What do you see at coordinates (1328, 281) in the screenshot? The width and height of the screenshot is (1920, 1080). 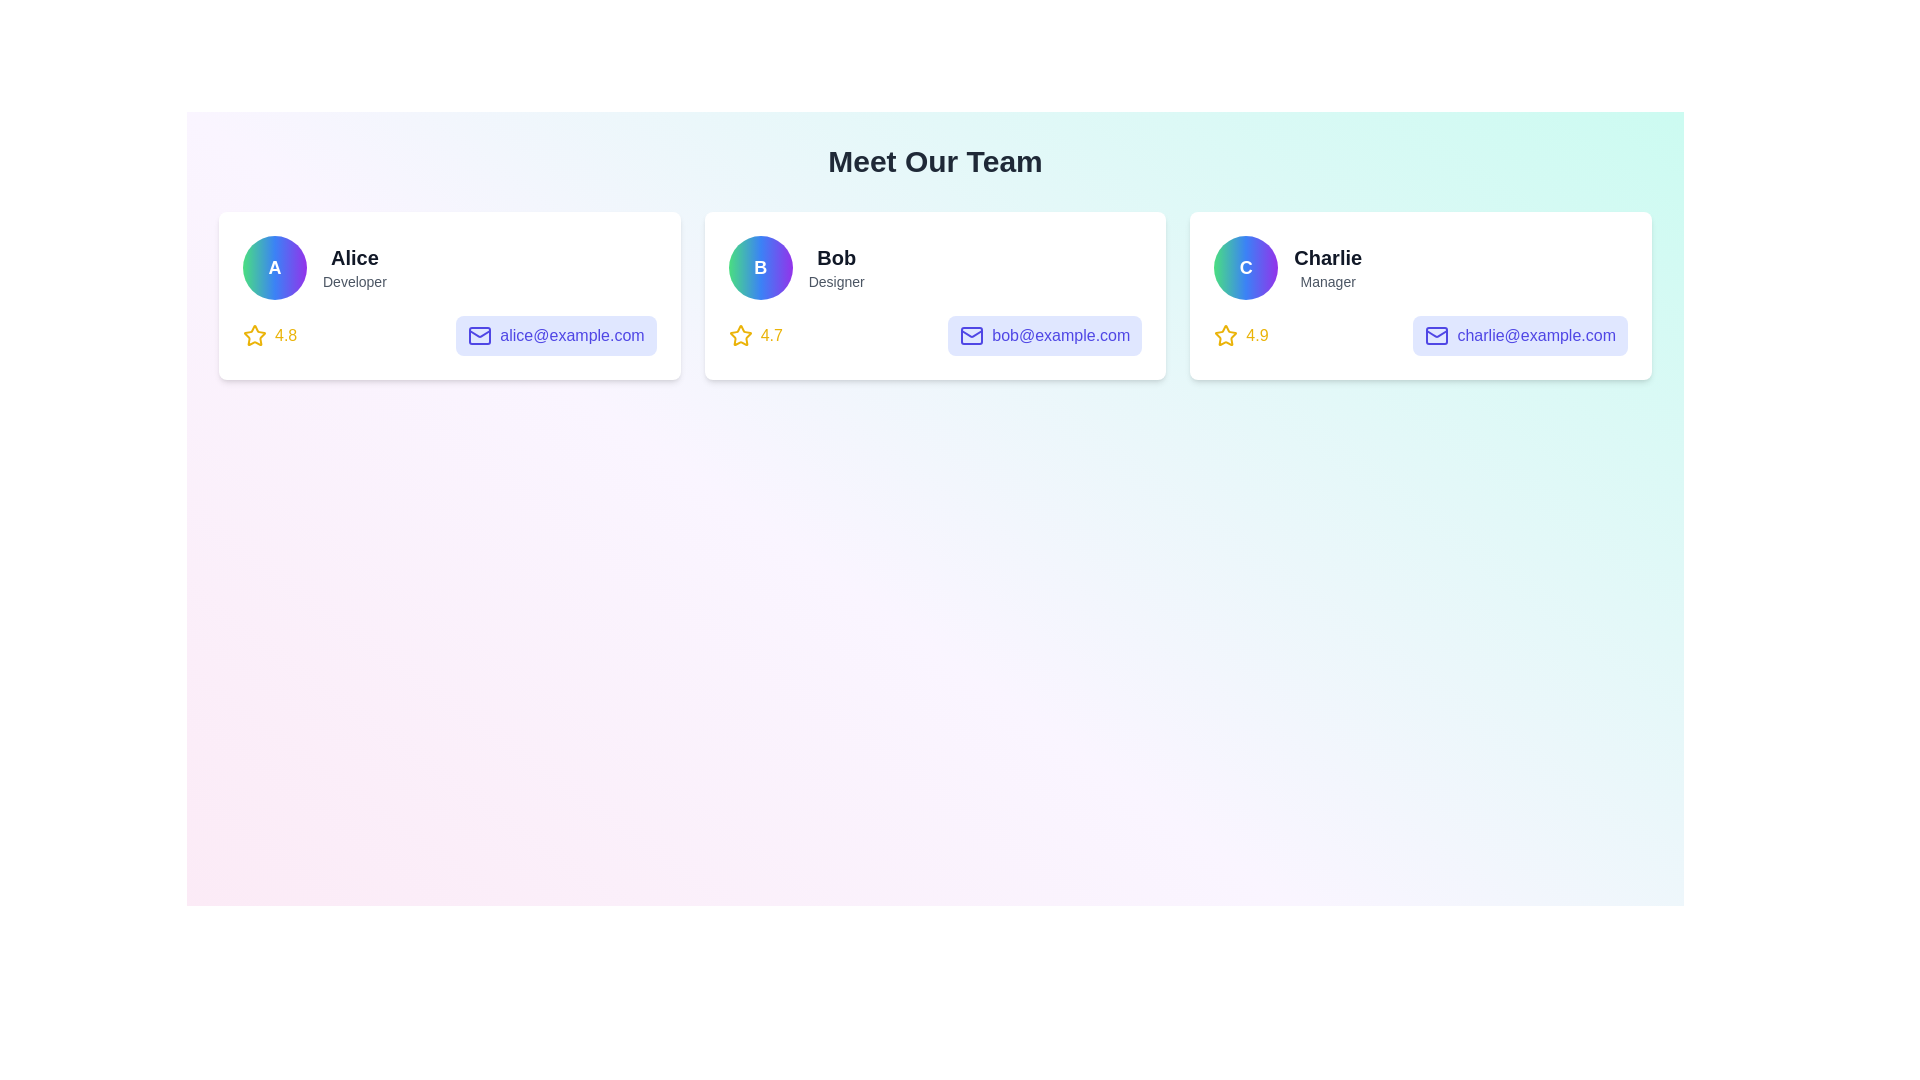 I see `the text label displaying 'Manager' in gray color, located directly below the name 'Charlie' inside the rightmost card layout` at bounding box center [1328, 281].